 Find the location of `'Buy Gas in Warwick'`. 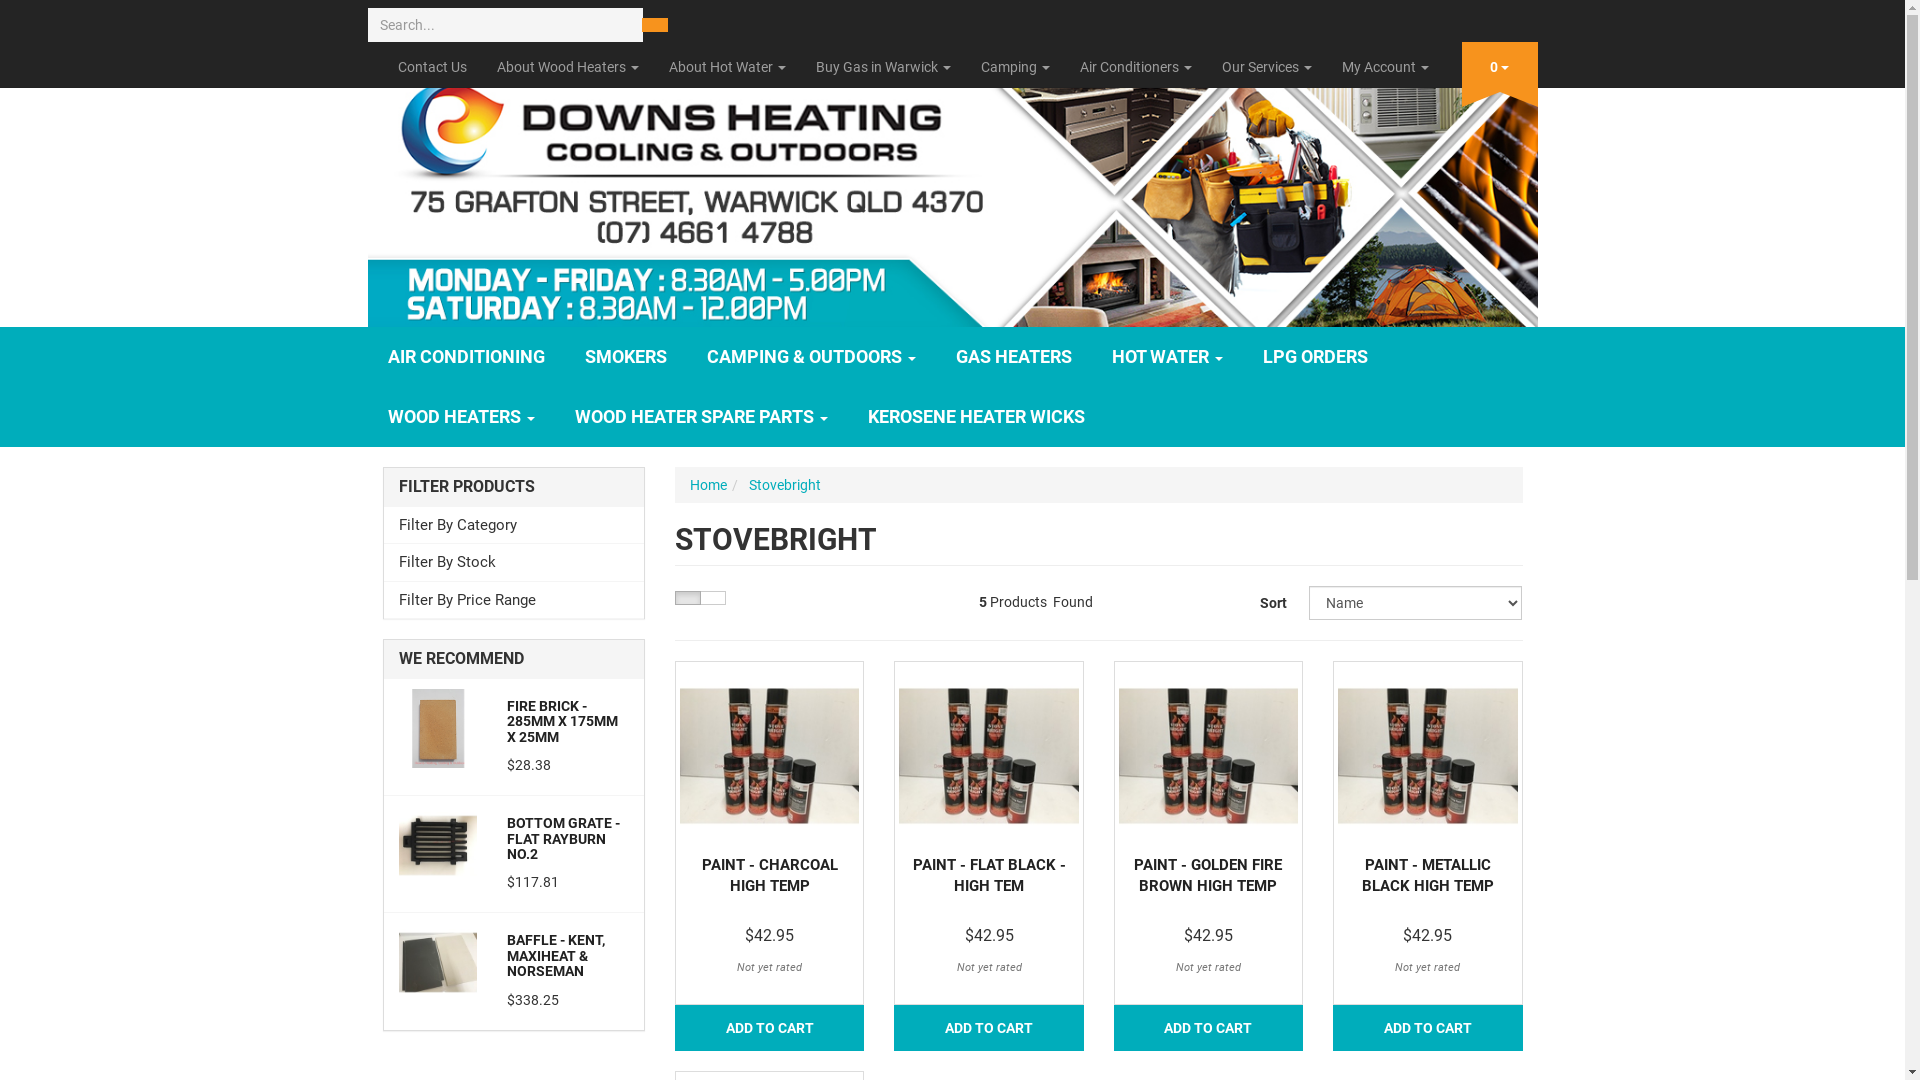

'Buy Gas in Warwick' is located at coordinates (881, 65).